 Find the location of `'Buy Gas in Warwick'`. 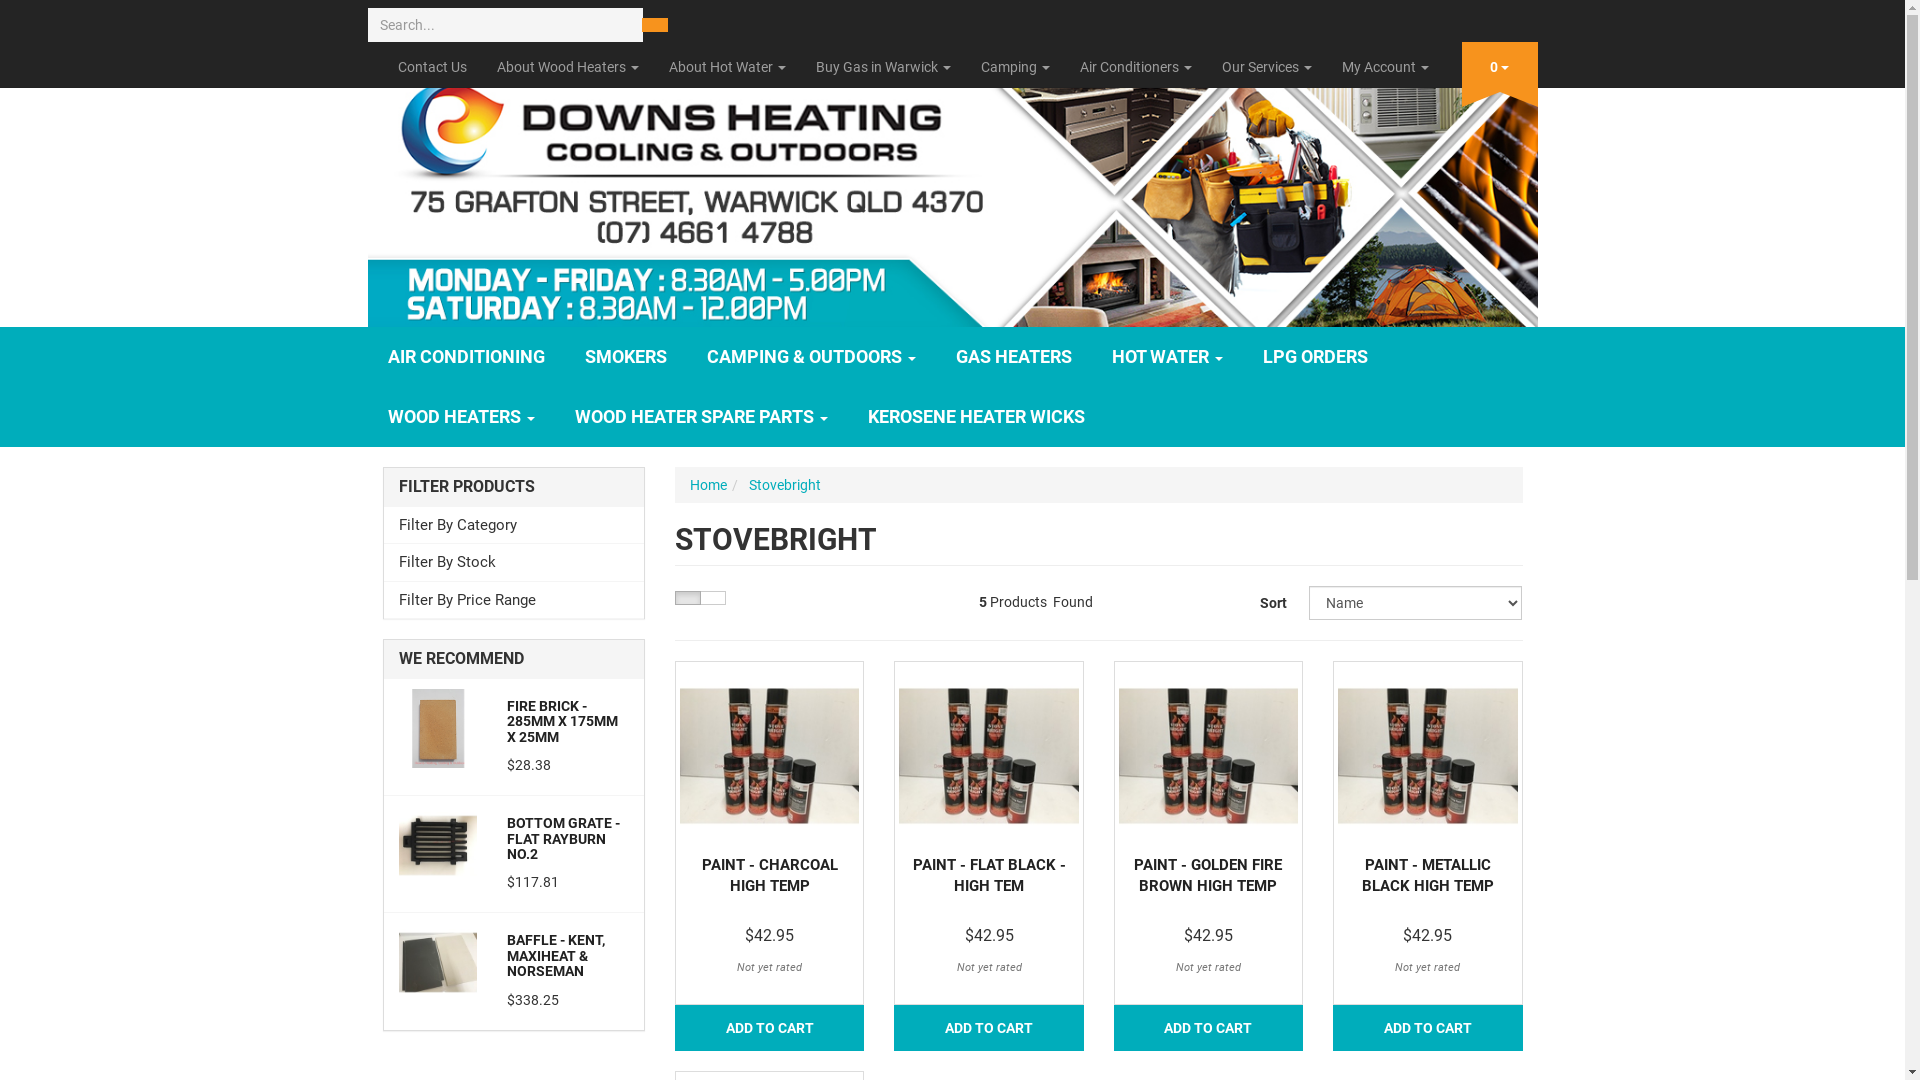

'Buy Gas in Warwick' is located at coordinates (881, 65).